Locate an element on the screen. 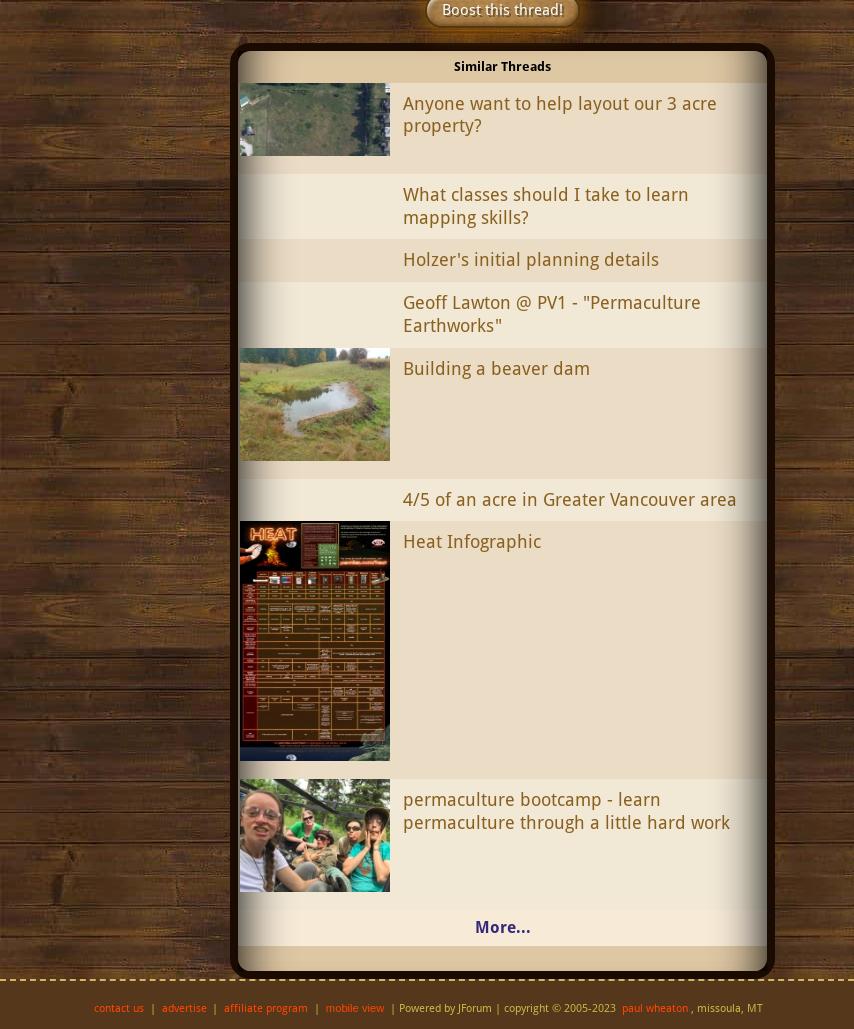 The image size is (854, 1029). 'contact us' is located at coordinates (118, 1007).